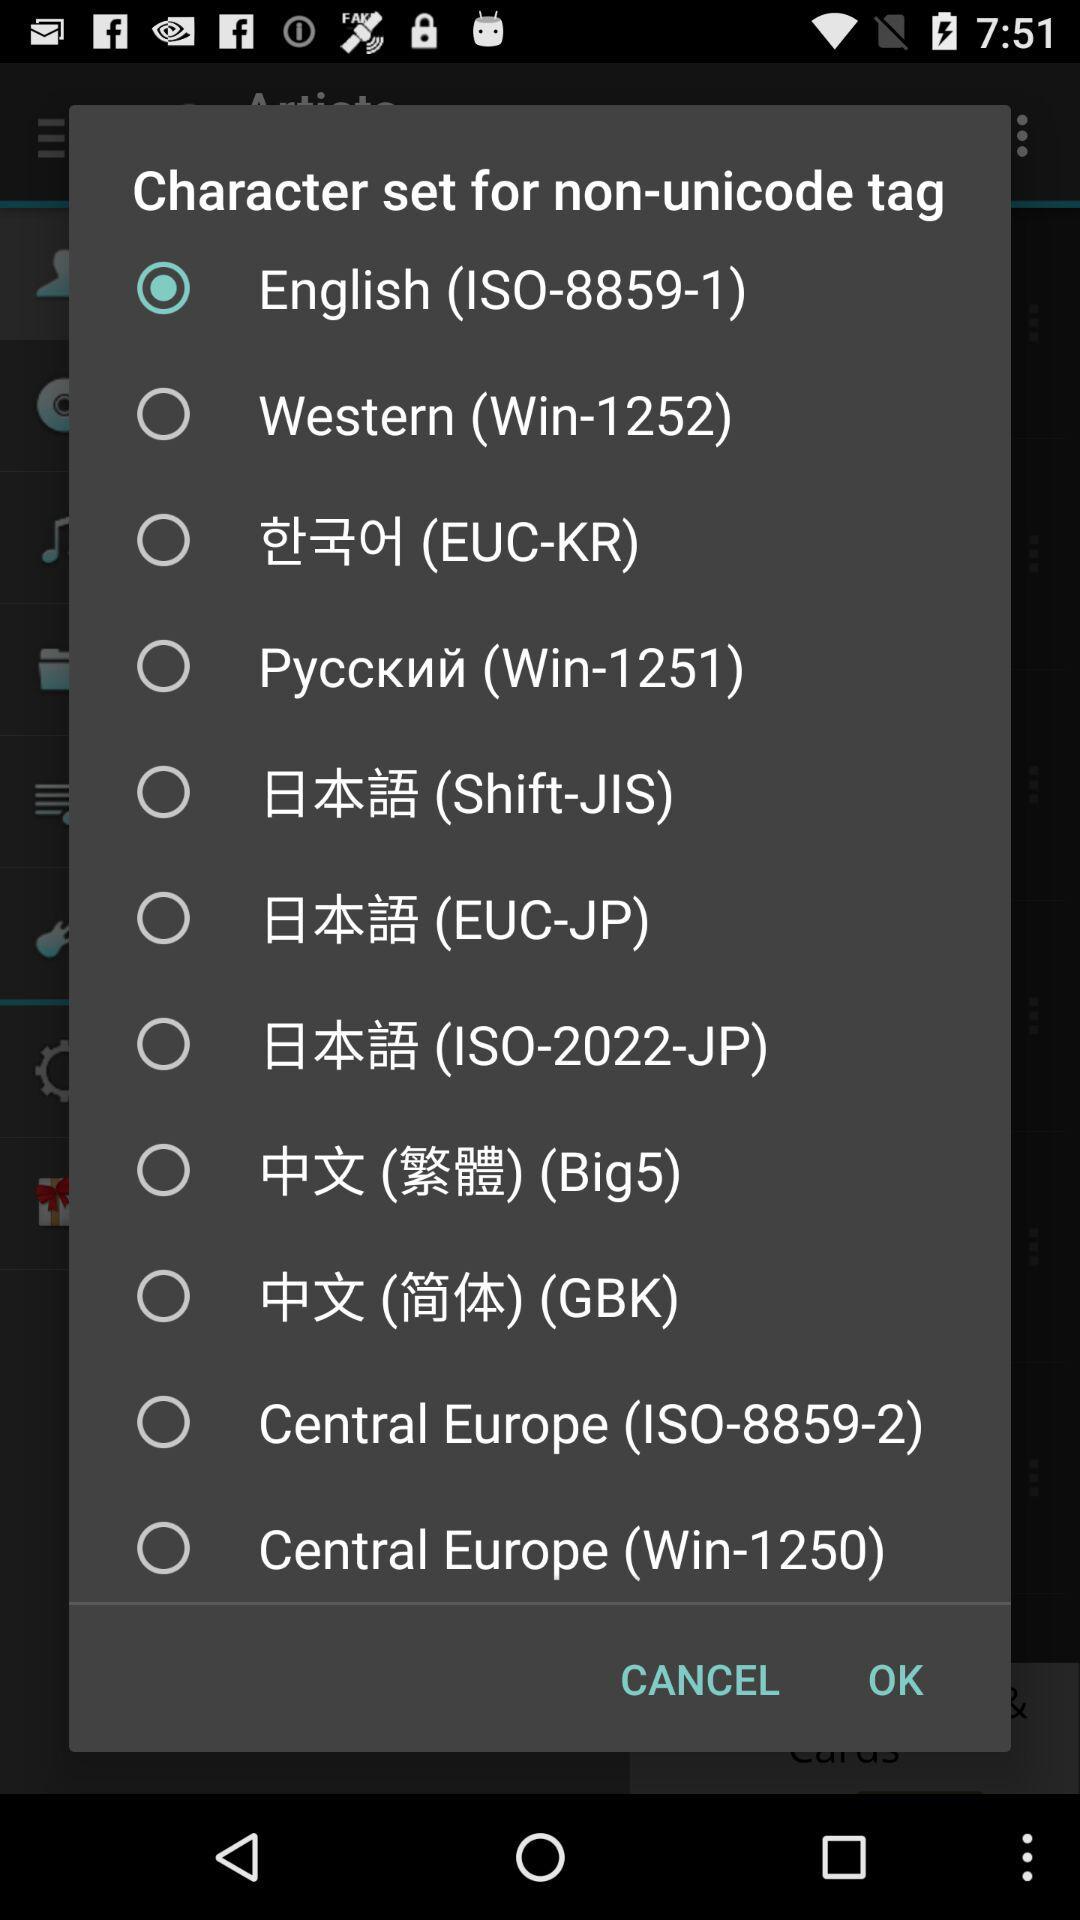  I want to click on the item next to the ok button, so click(699, 1678).